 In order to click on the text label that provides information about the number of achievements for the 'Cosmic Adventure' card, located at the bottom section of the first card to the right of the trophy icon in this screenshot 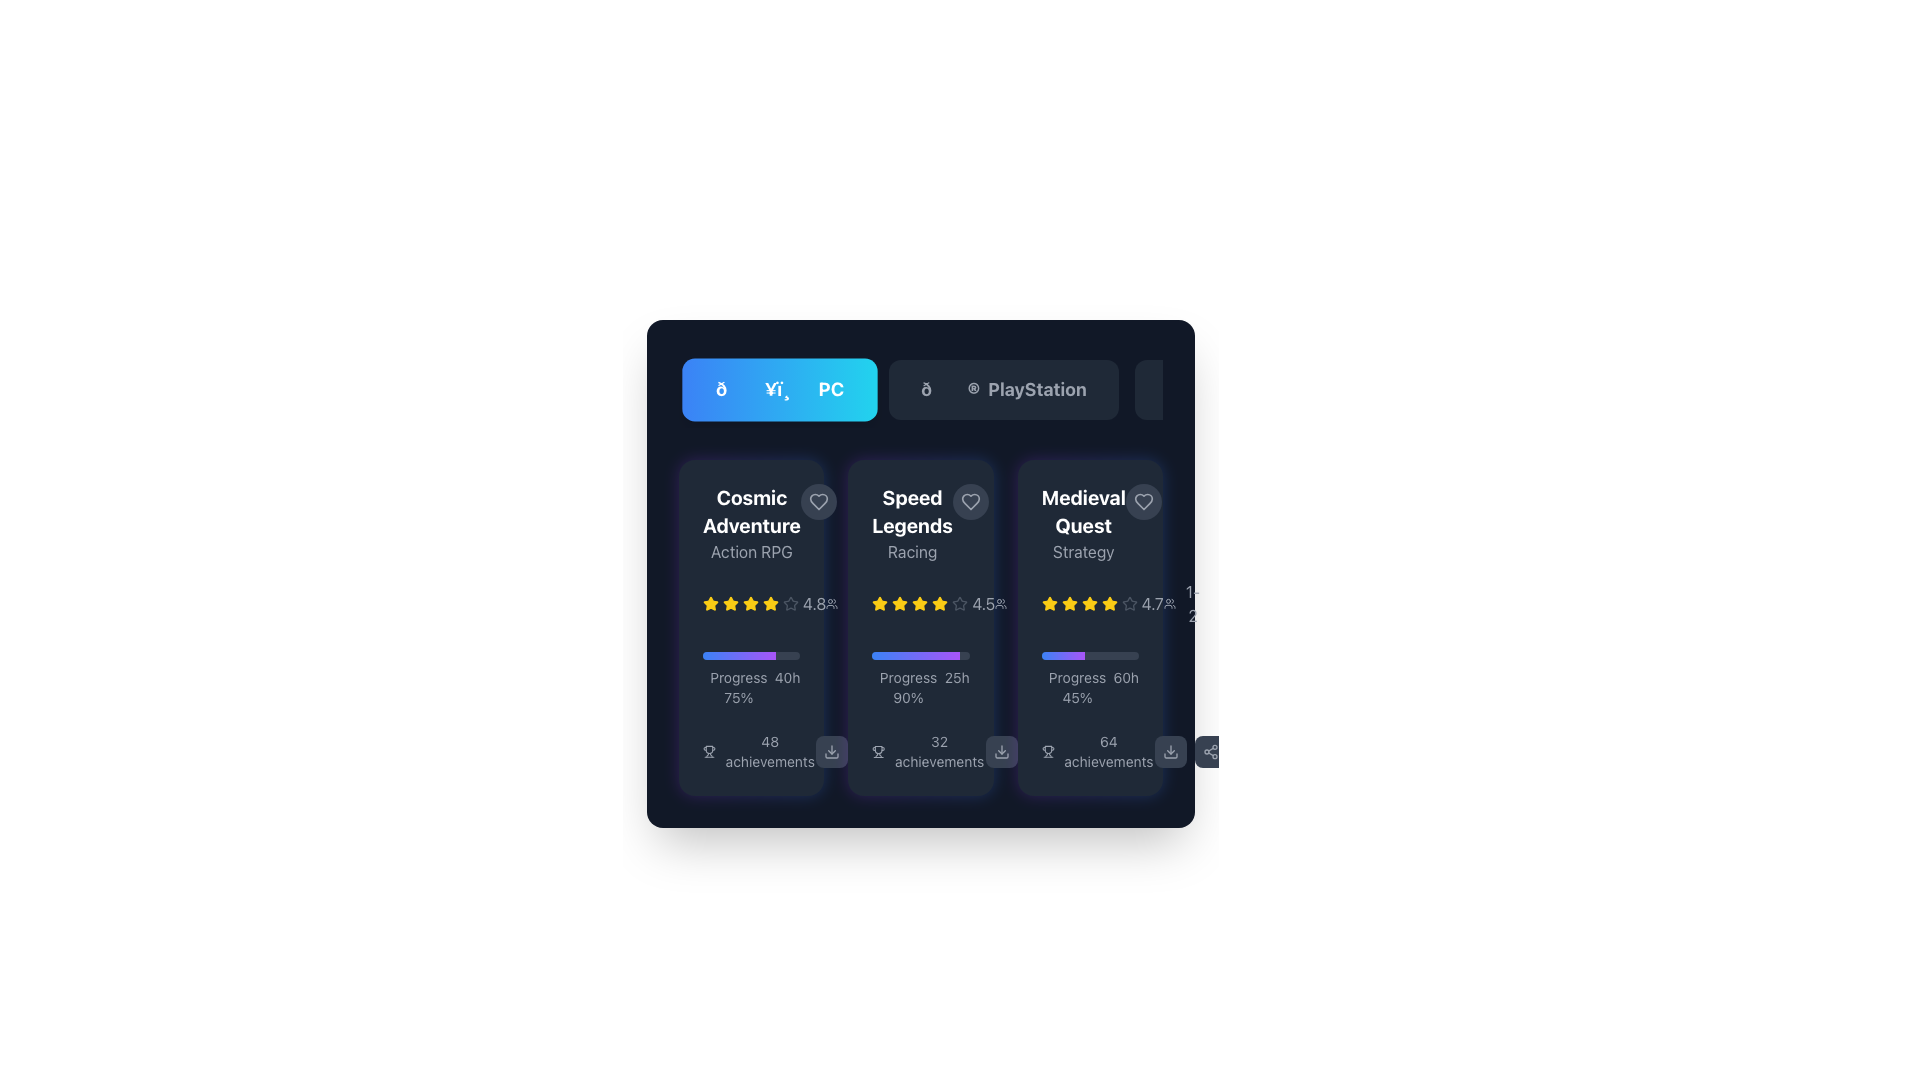, I will do `click(769, 752)`.